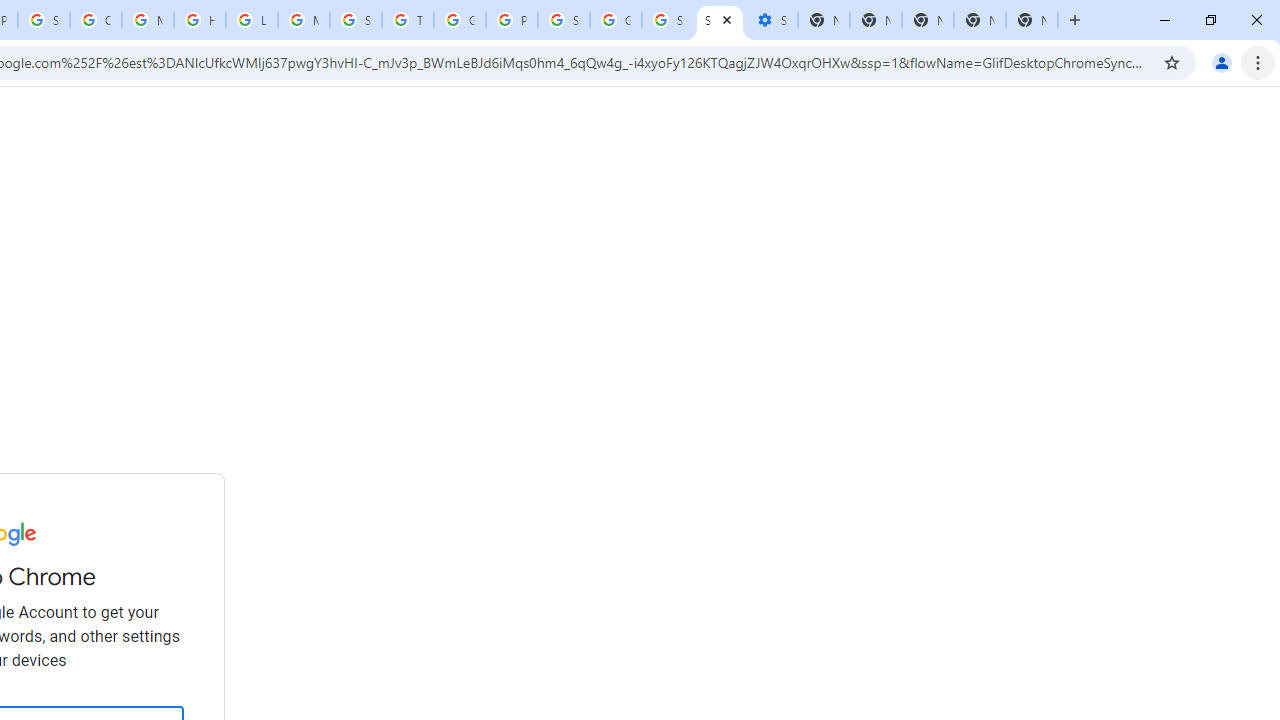 The image size is (1280, 720). I want to click on 'Settings - Performance', so click(770, 20).